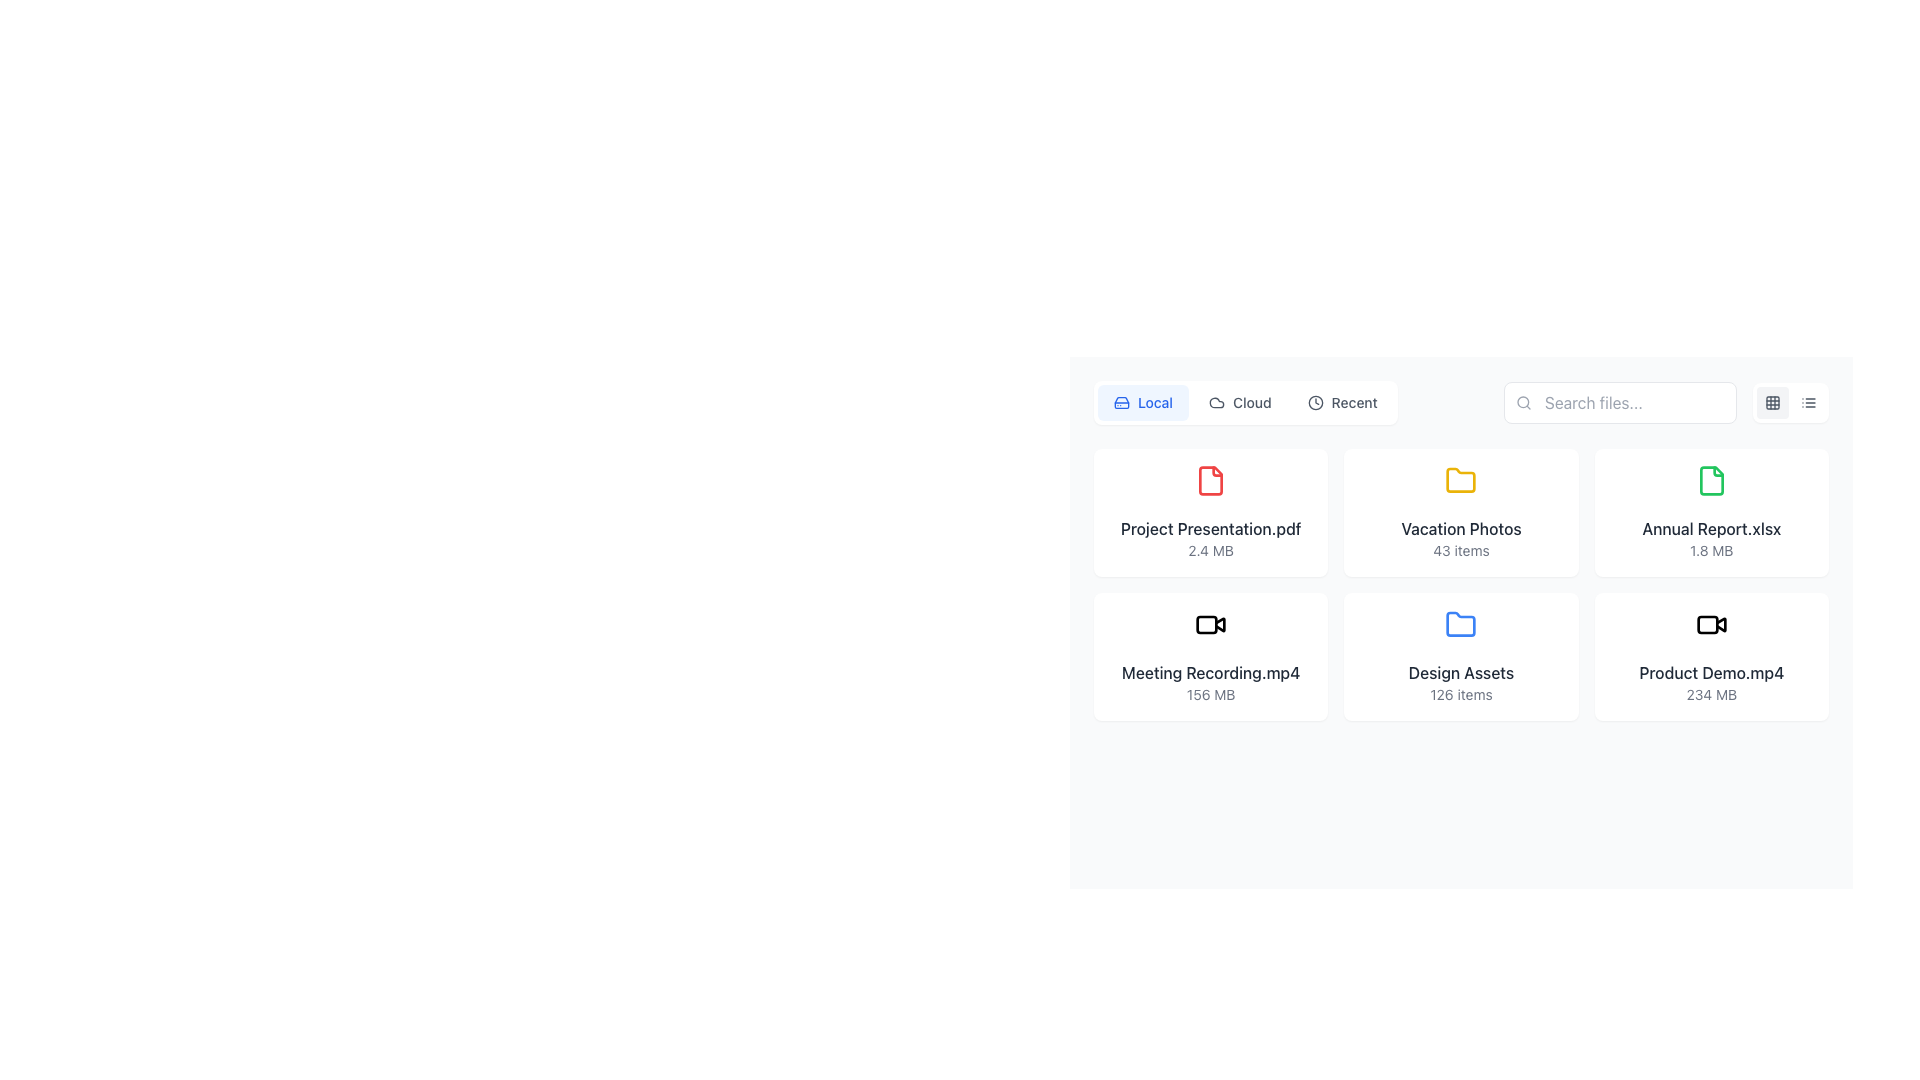 This screenshot has width=1920, height=1080. Describe the element at coordinates (1772, 402) in the screenshot. I see `the grid view button, which is a square icon with a light gray background and rounded corners` at that location.